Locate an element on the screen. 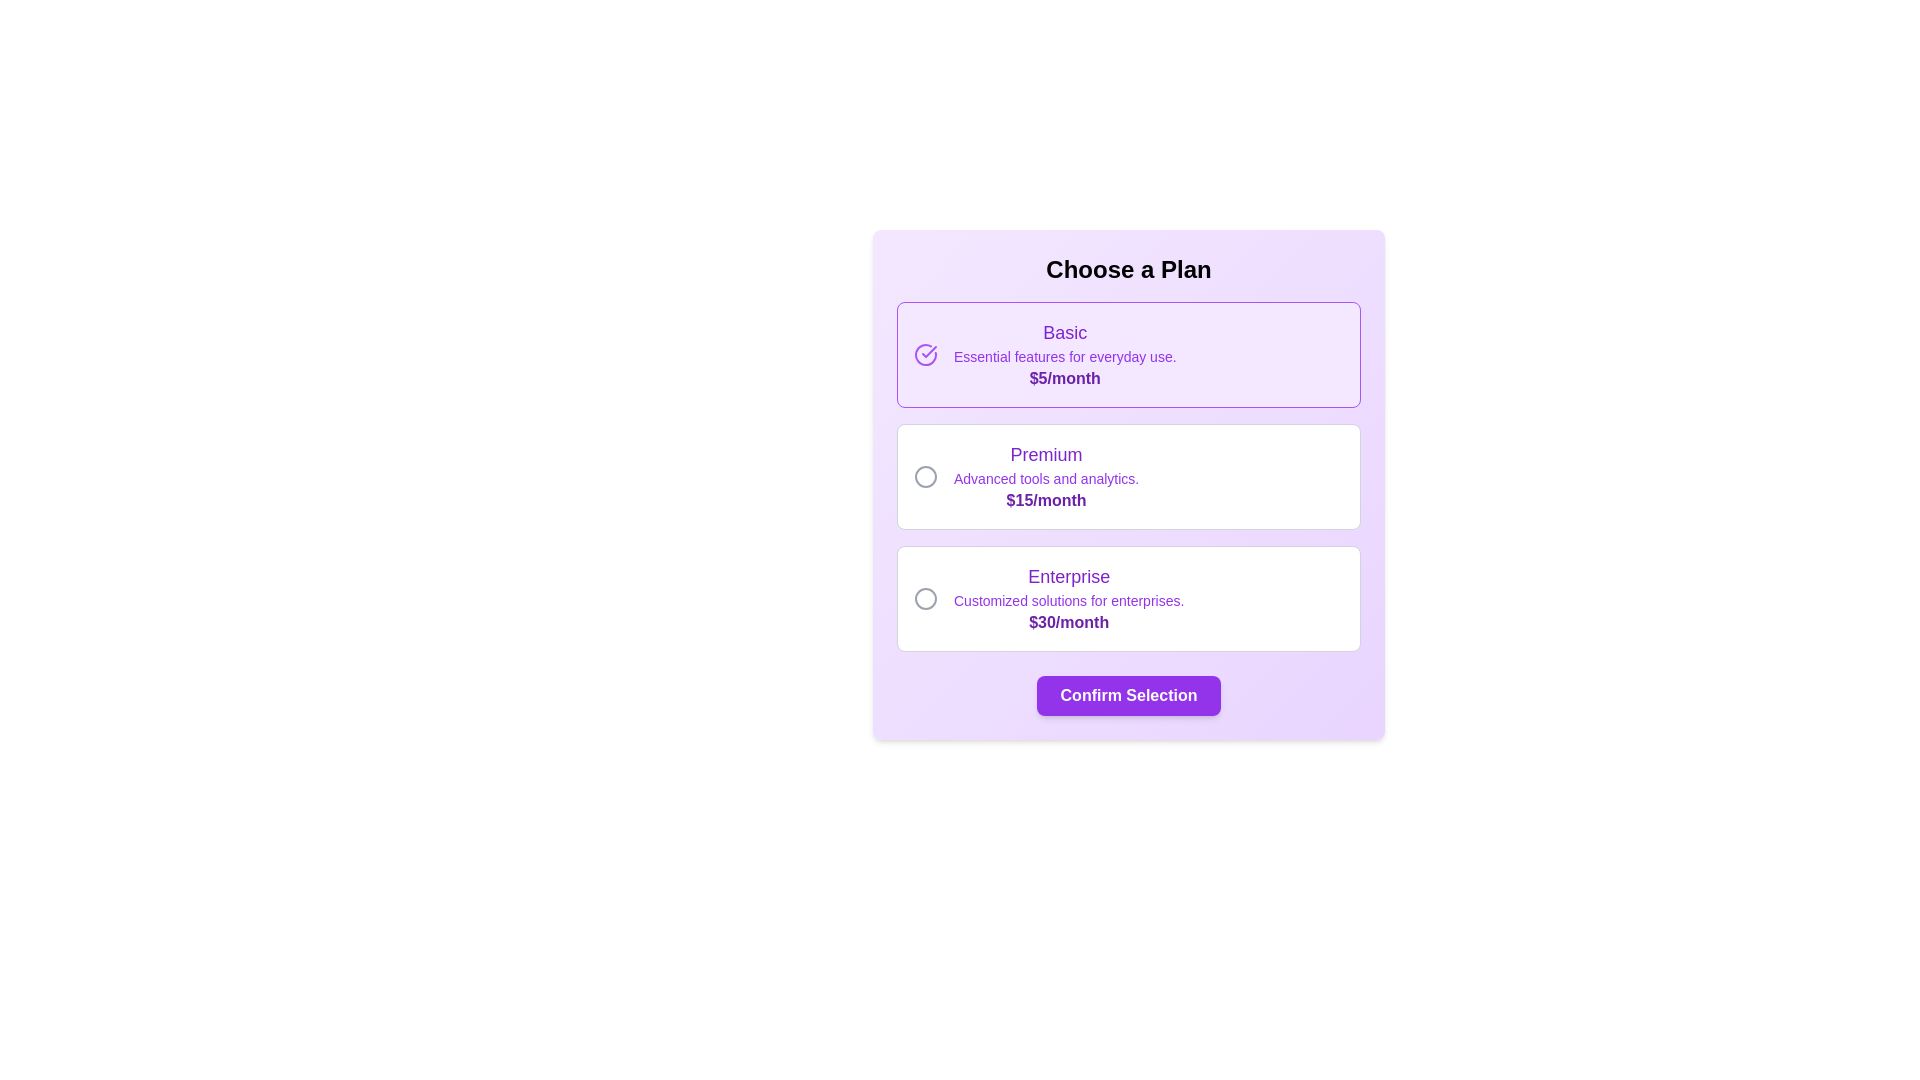  the hollow circle SVG element associated with the 'Enterprise' plan option is located at coordinates (925, 597).